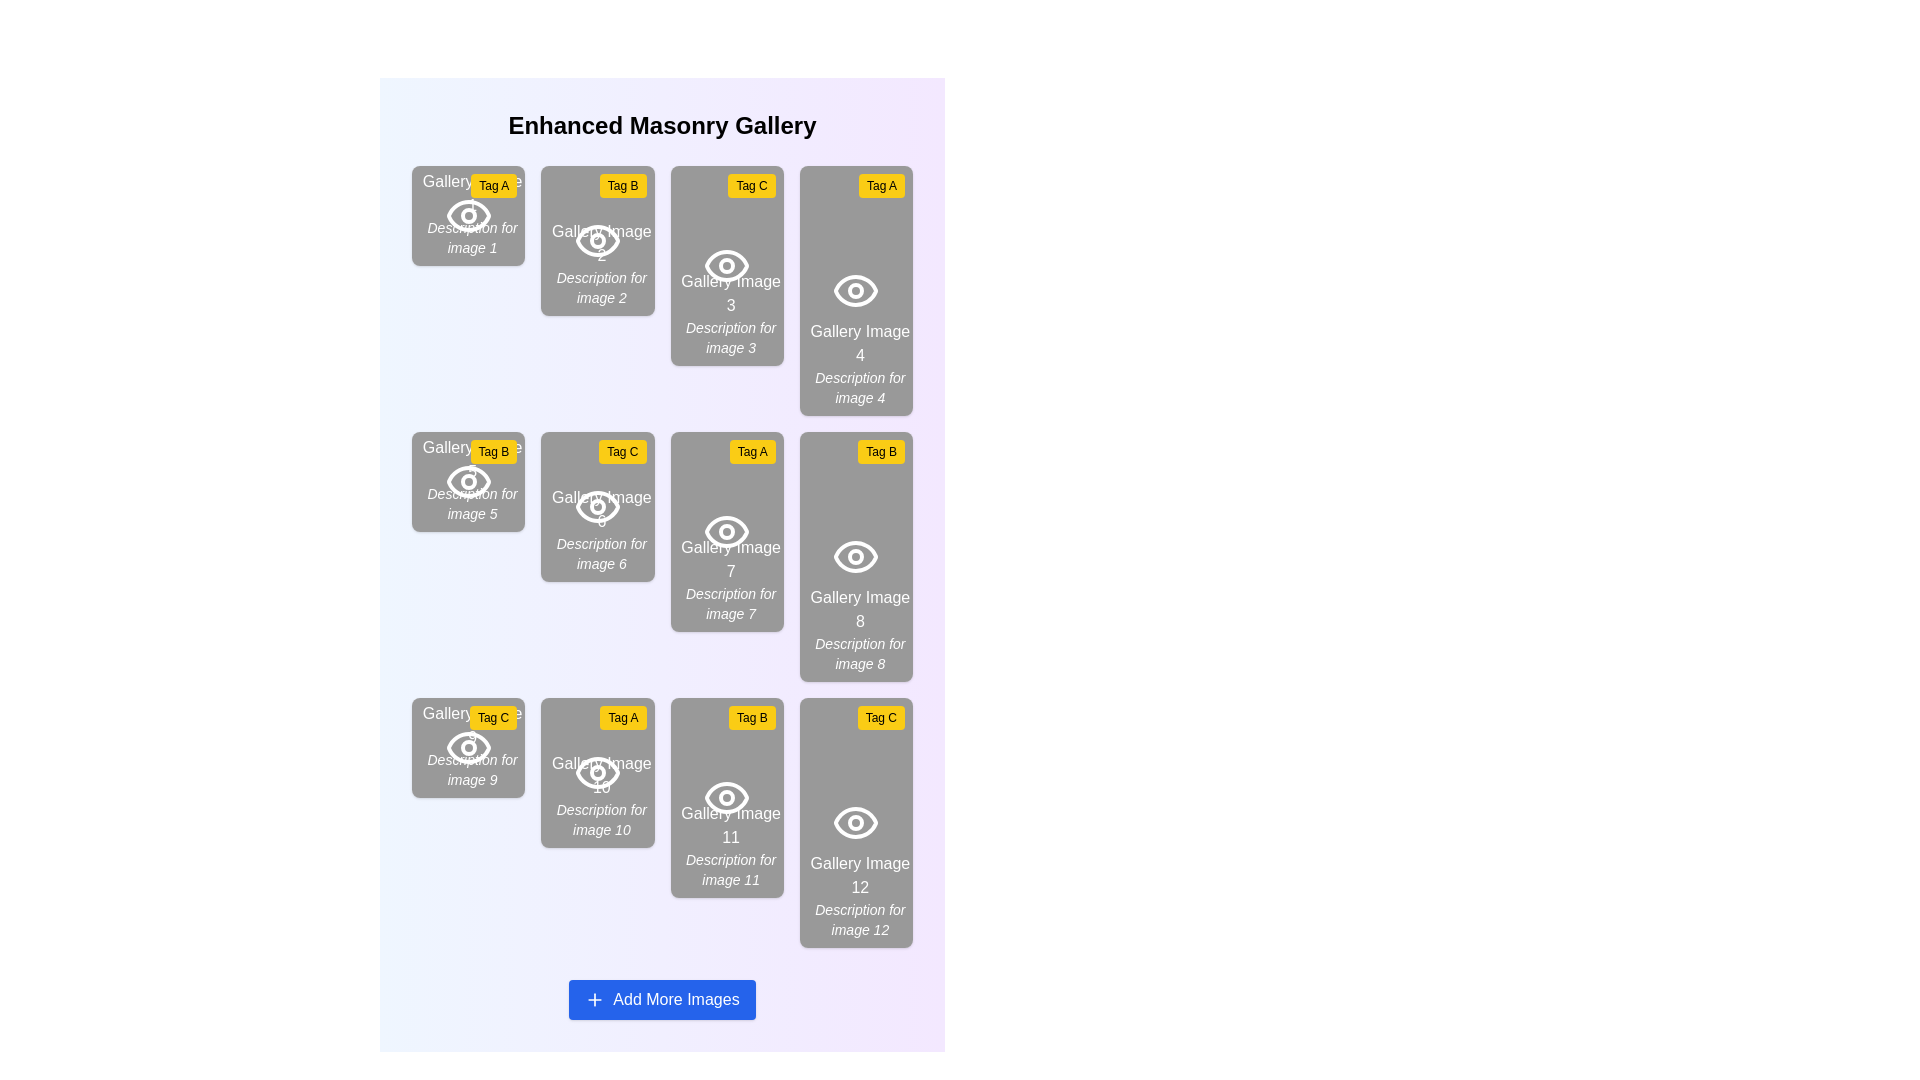 The height and width of the screenshot is (1080, 1920). What do you see at coordinates (471, 503) in the screenshot?
I see `the text element displaying 'Description for image 5' which is styled in a smaller italicized font and positioned within the description section of the gallery card for 'Gallery Image 5'` at bounding box center [471, 503].